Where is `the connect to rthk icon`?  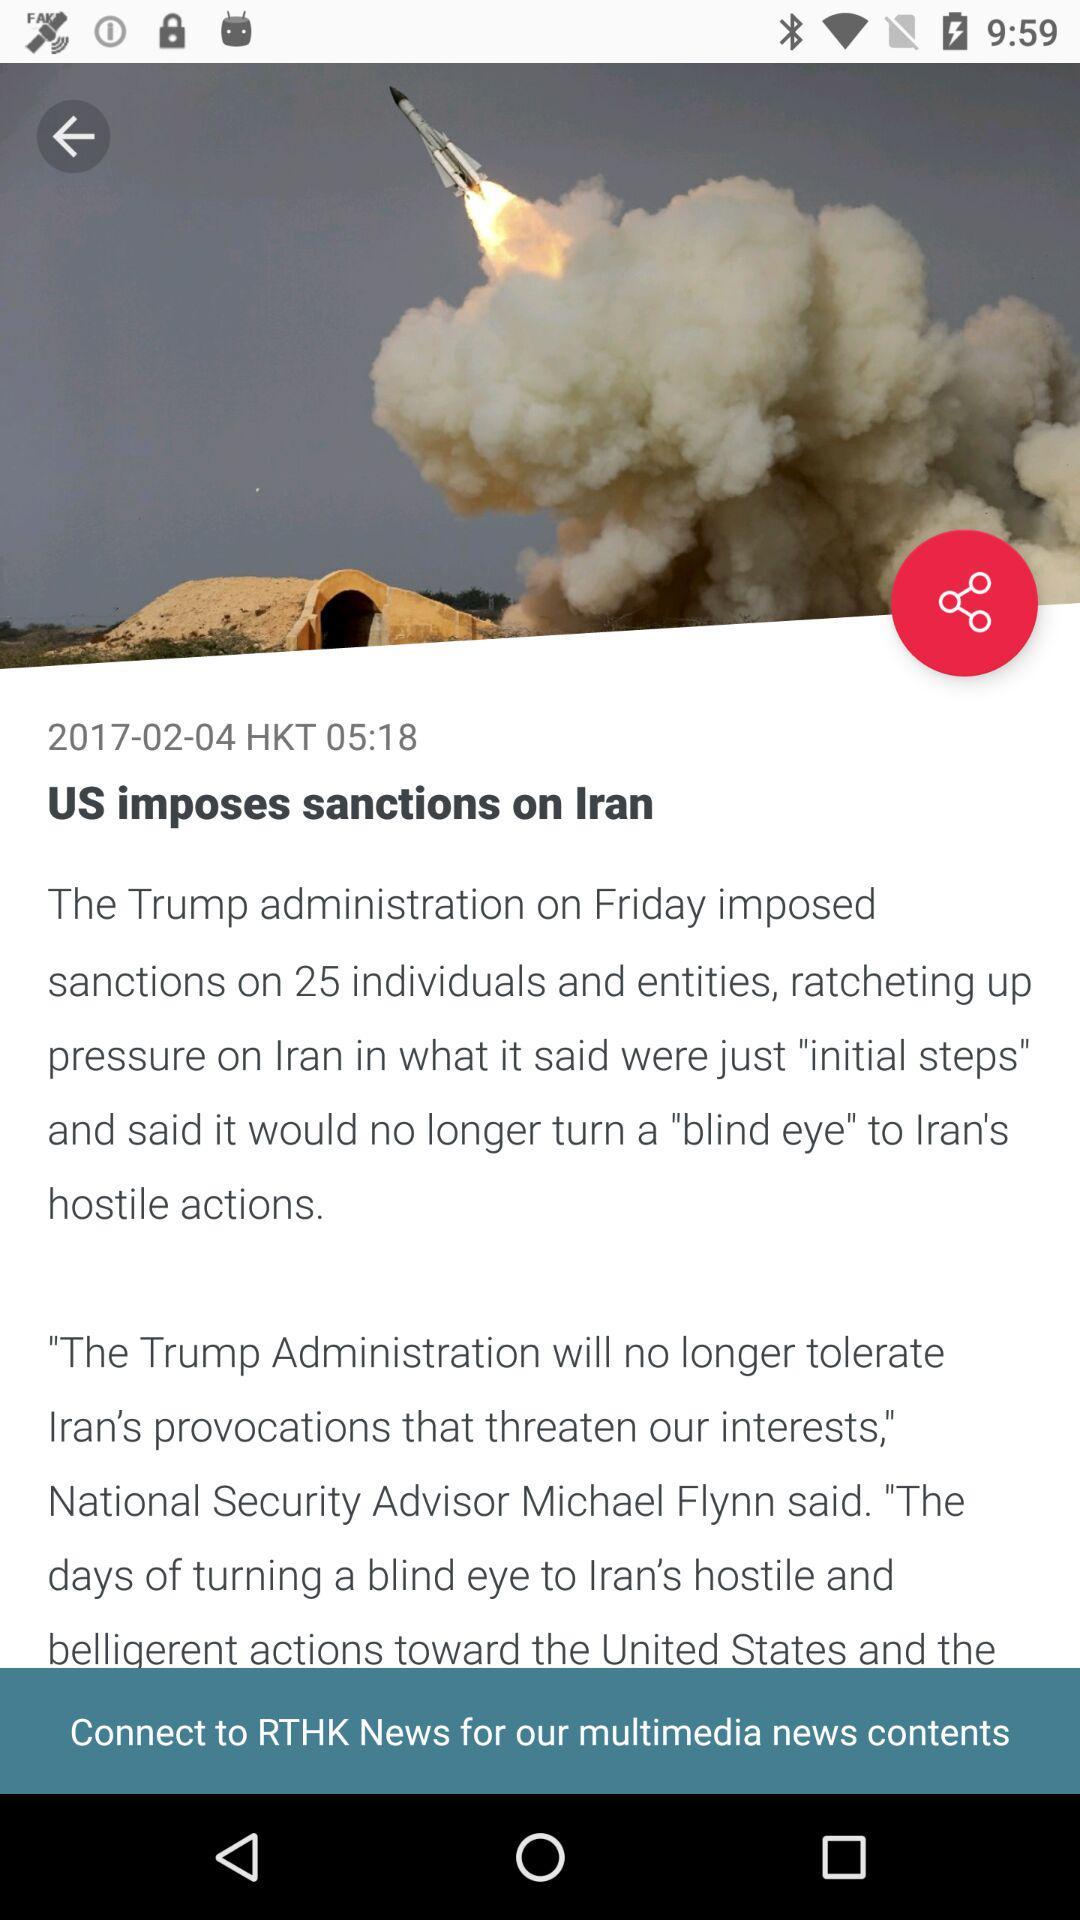 the connect to rthk icon is located at coordinates (540, 1730).